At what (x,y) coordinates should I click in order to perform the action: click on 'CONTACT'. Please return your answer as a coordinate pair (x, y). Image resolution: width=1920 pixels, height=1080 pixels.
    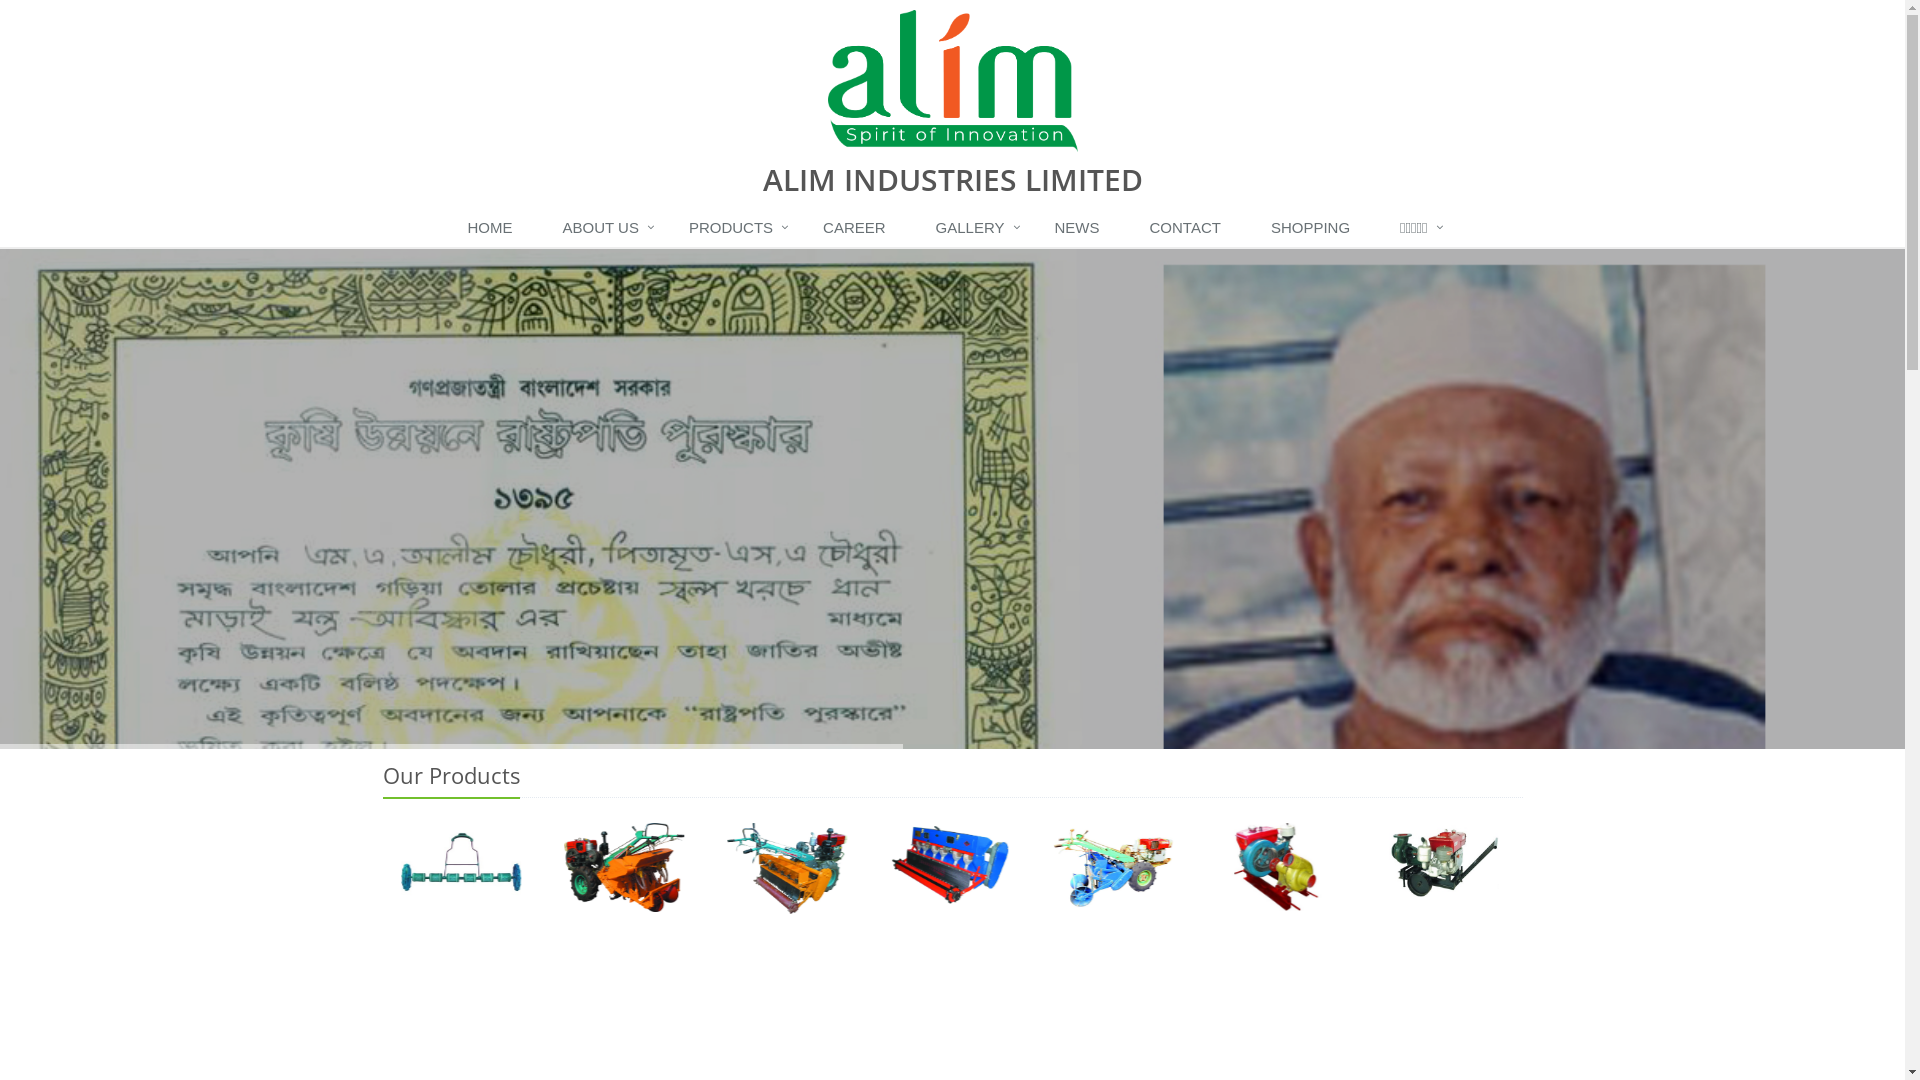
    Looking at the image, I should click on (1190, 227).